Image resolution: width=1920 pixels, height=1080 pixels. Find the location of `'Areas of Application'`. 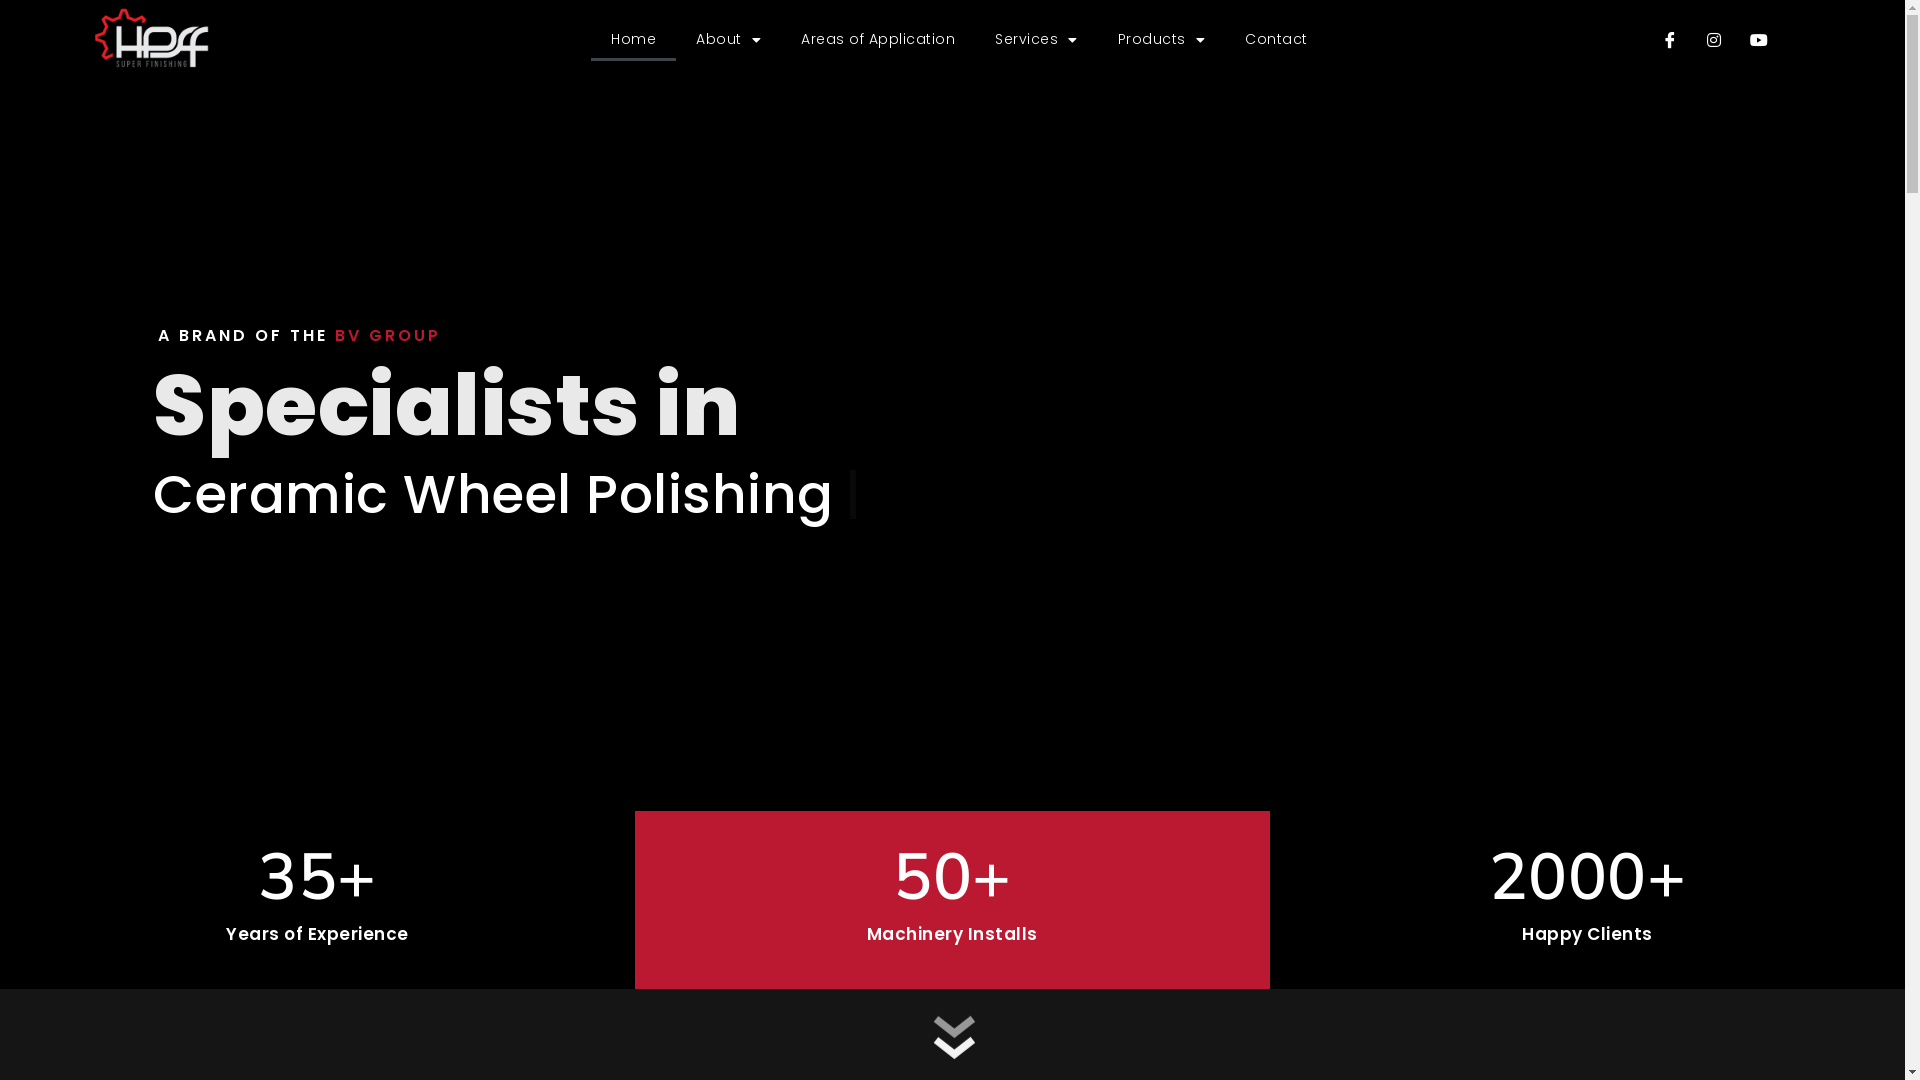

'Areas of Application' is located at coordinates (878, 39).